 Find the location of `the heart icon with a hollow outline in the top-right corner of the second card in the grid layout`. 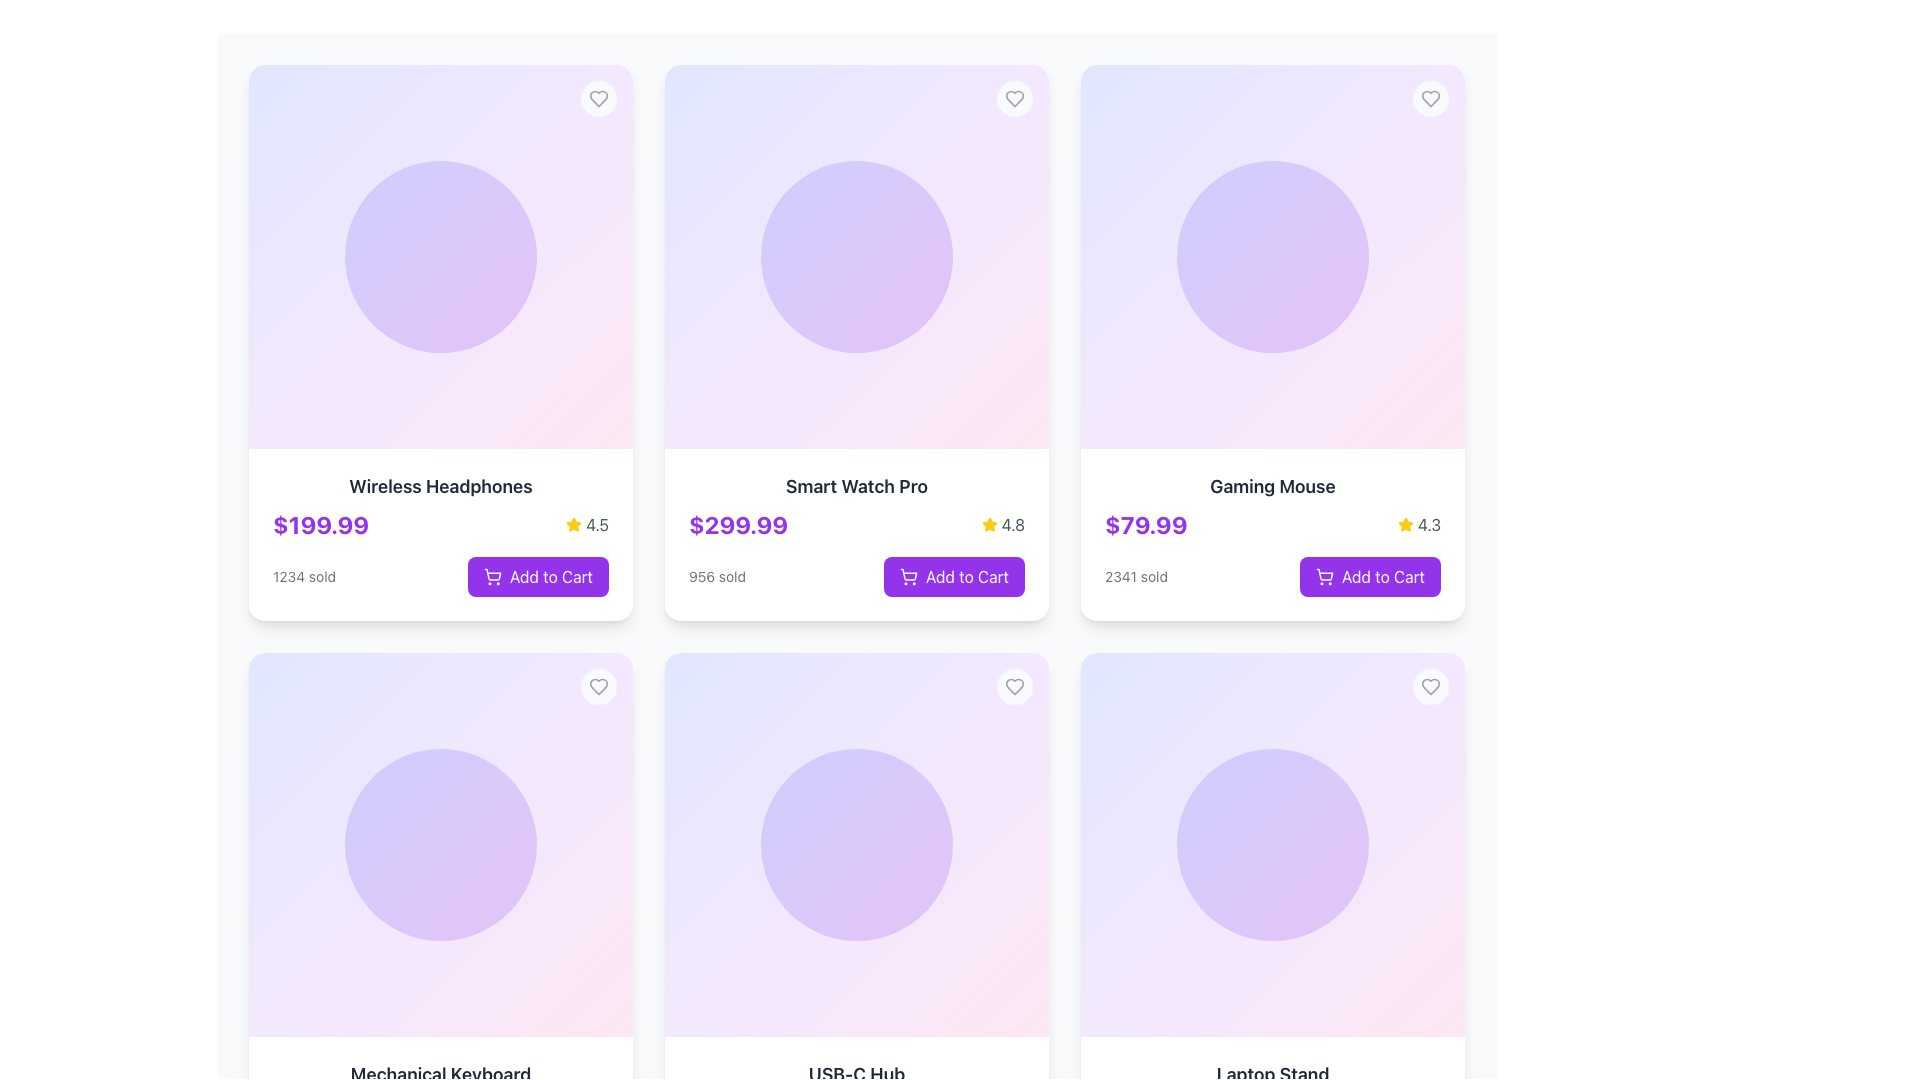

the heart icon with a hollow outline in the top-right corner of the second card in the grid layout is located at coordinates (598, 685).